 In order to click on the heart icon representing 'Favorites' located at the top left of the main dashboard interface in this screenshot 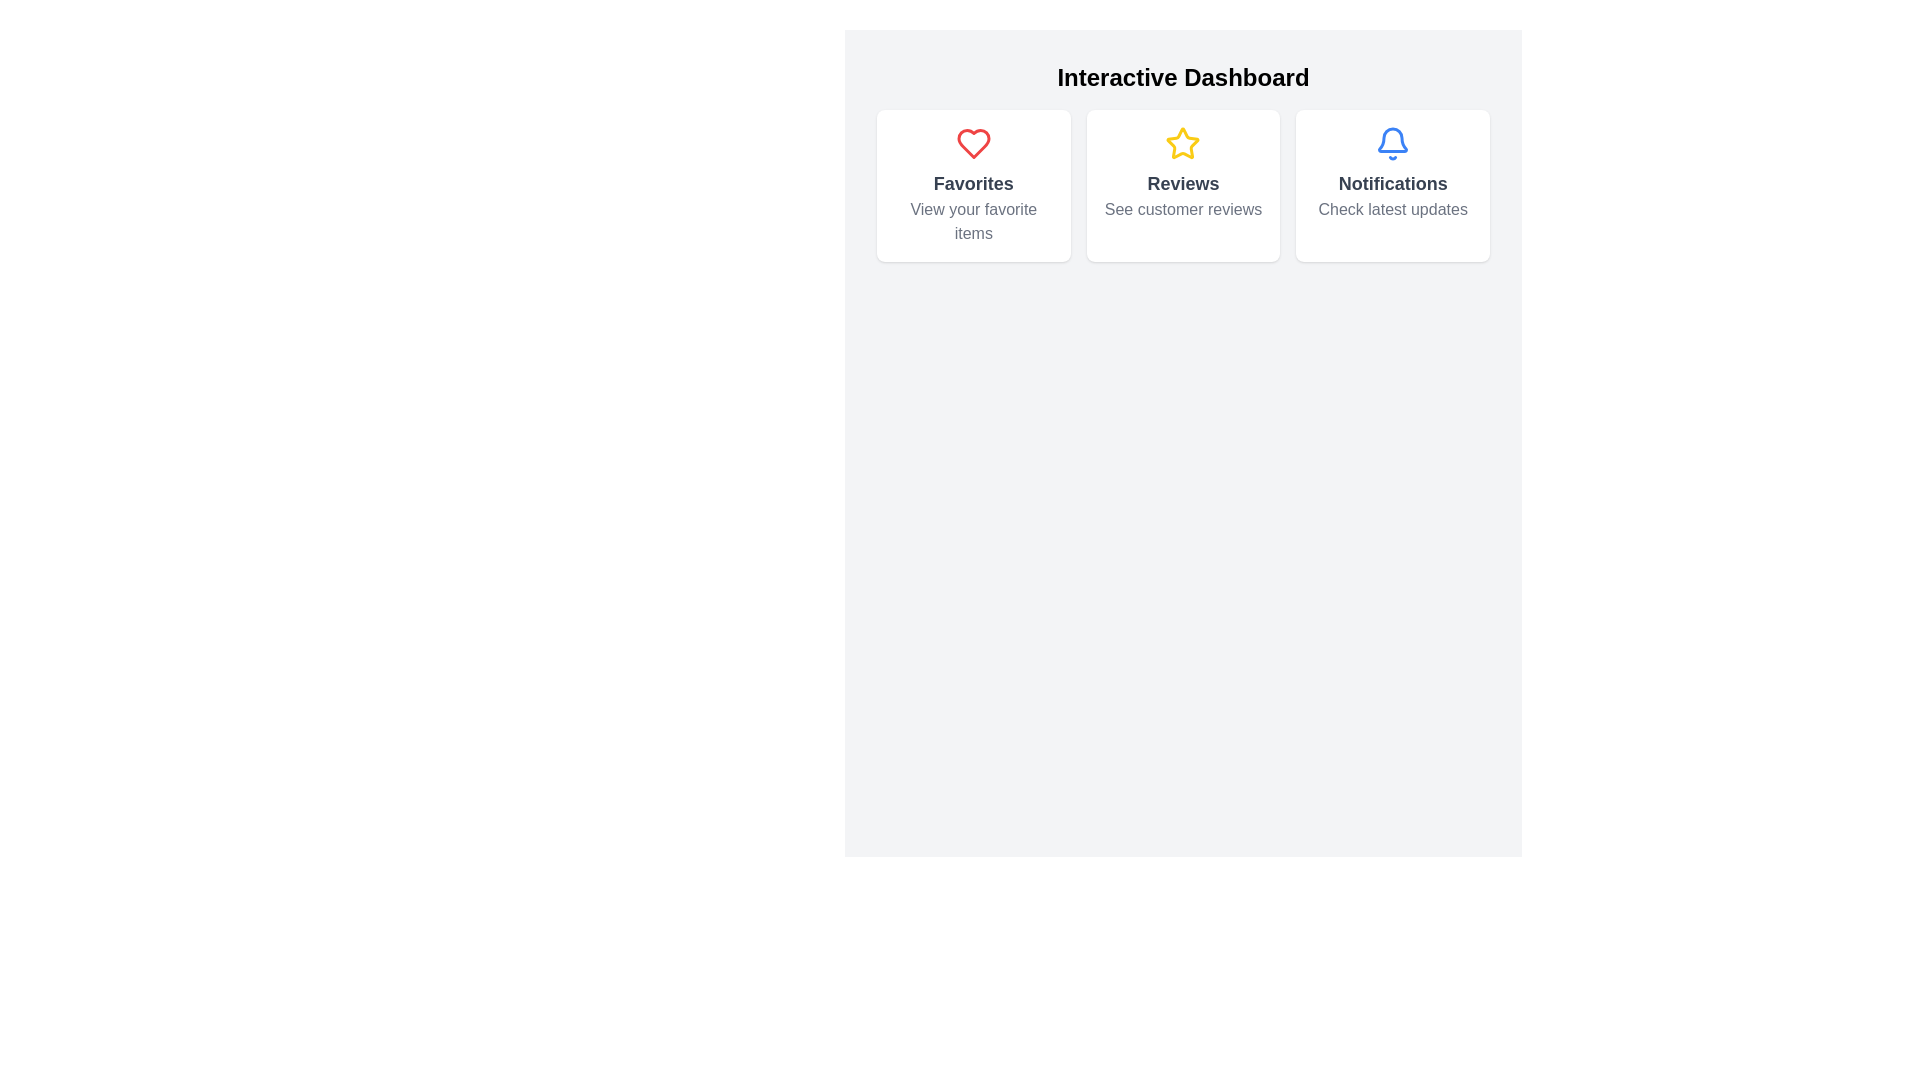, I will do `click(973, 142)`.